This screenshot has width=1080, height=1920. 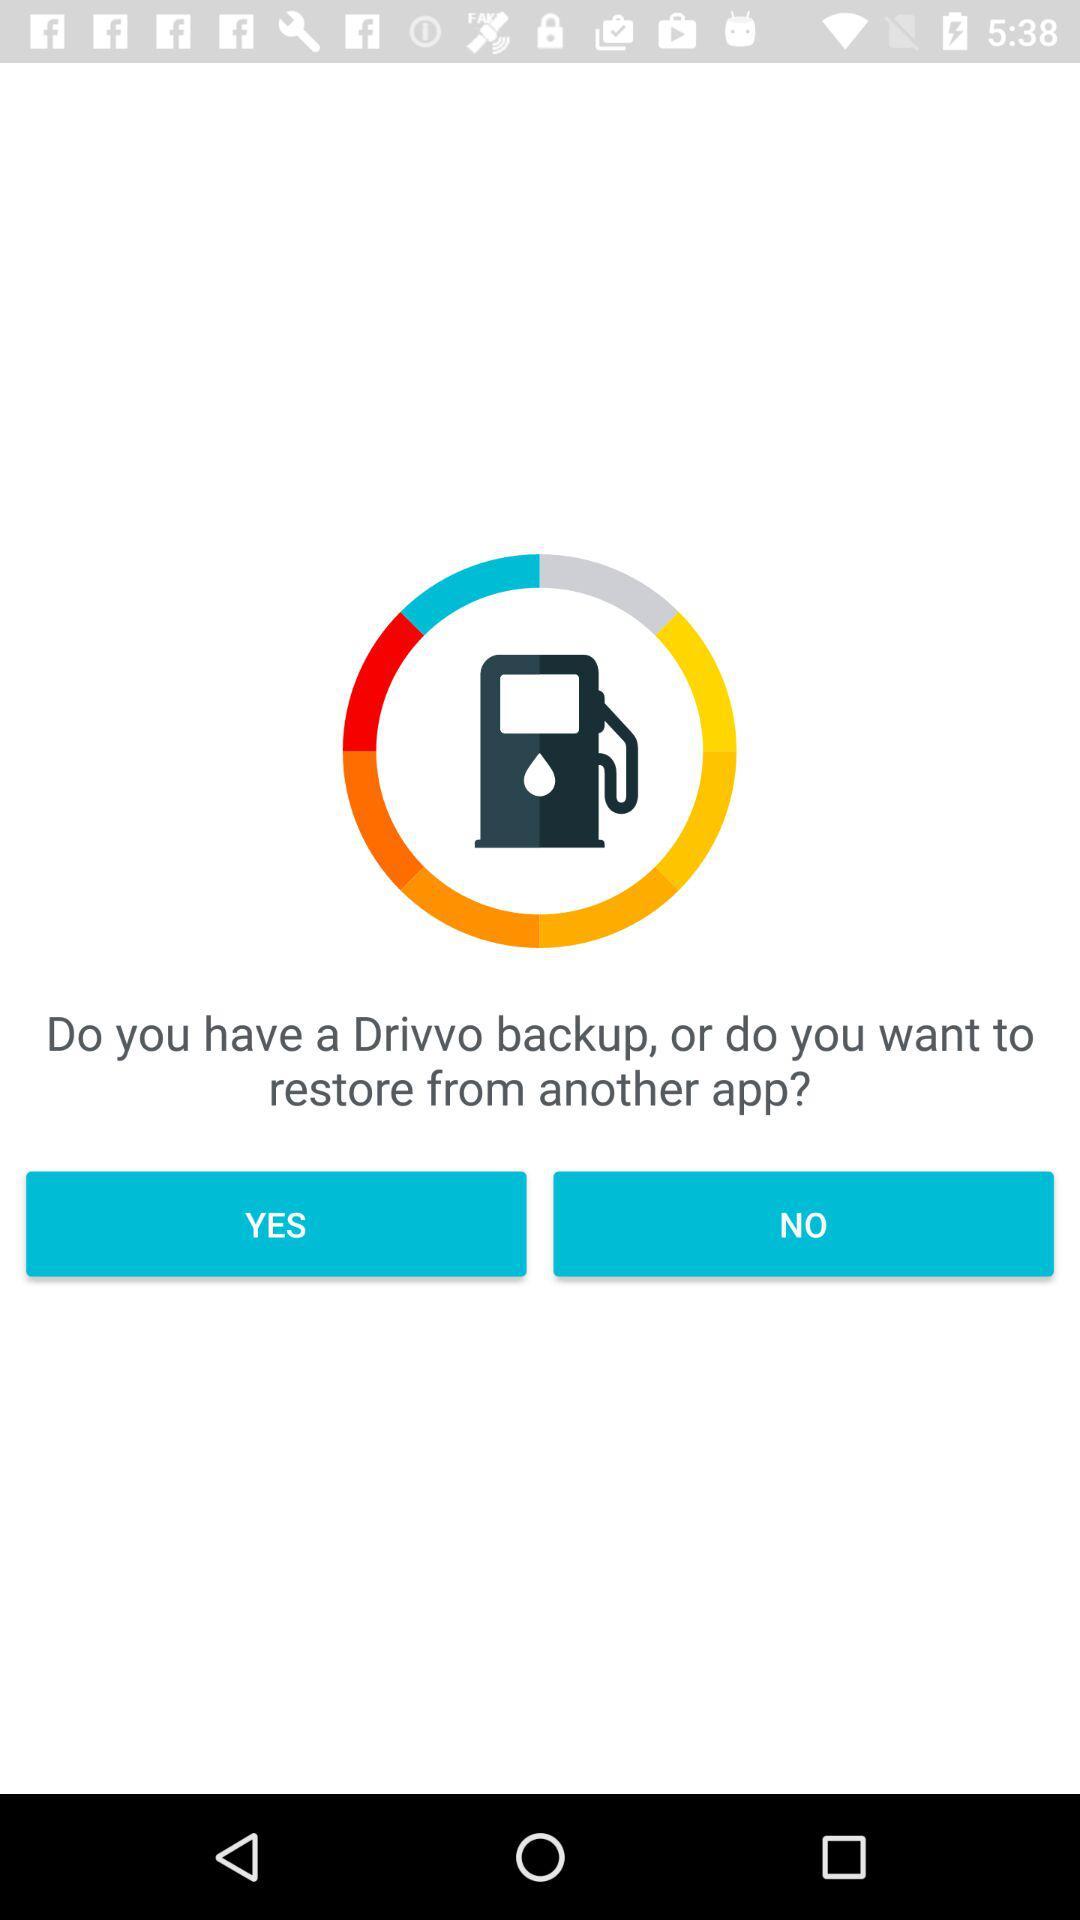 What do you see at coordinates (802, 1223) in the screenshot?
I see `icon below do you have icon` at bounding box center [802, 1223].